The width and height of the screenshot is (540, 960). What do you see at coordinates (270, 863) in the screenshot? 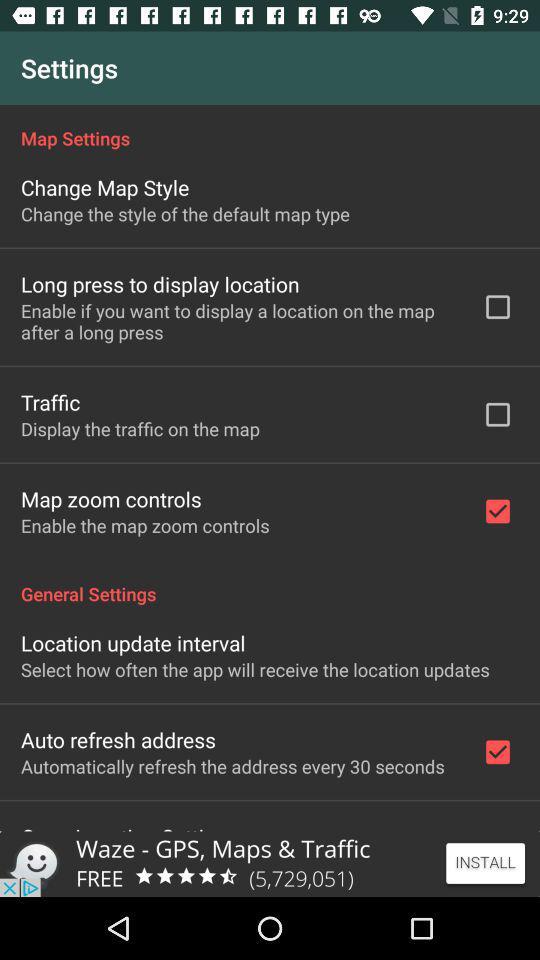
I see `install the waze app` at bounding box center [270, 863].